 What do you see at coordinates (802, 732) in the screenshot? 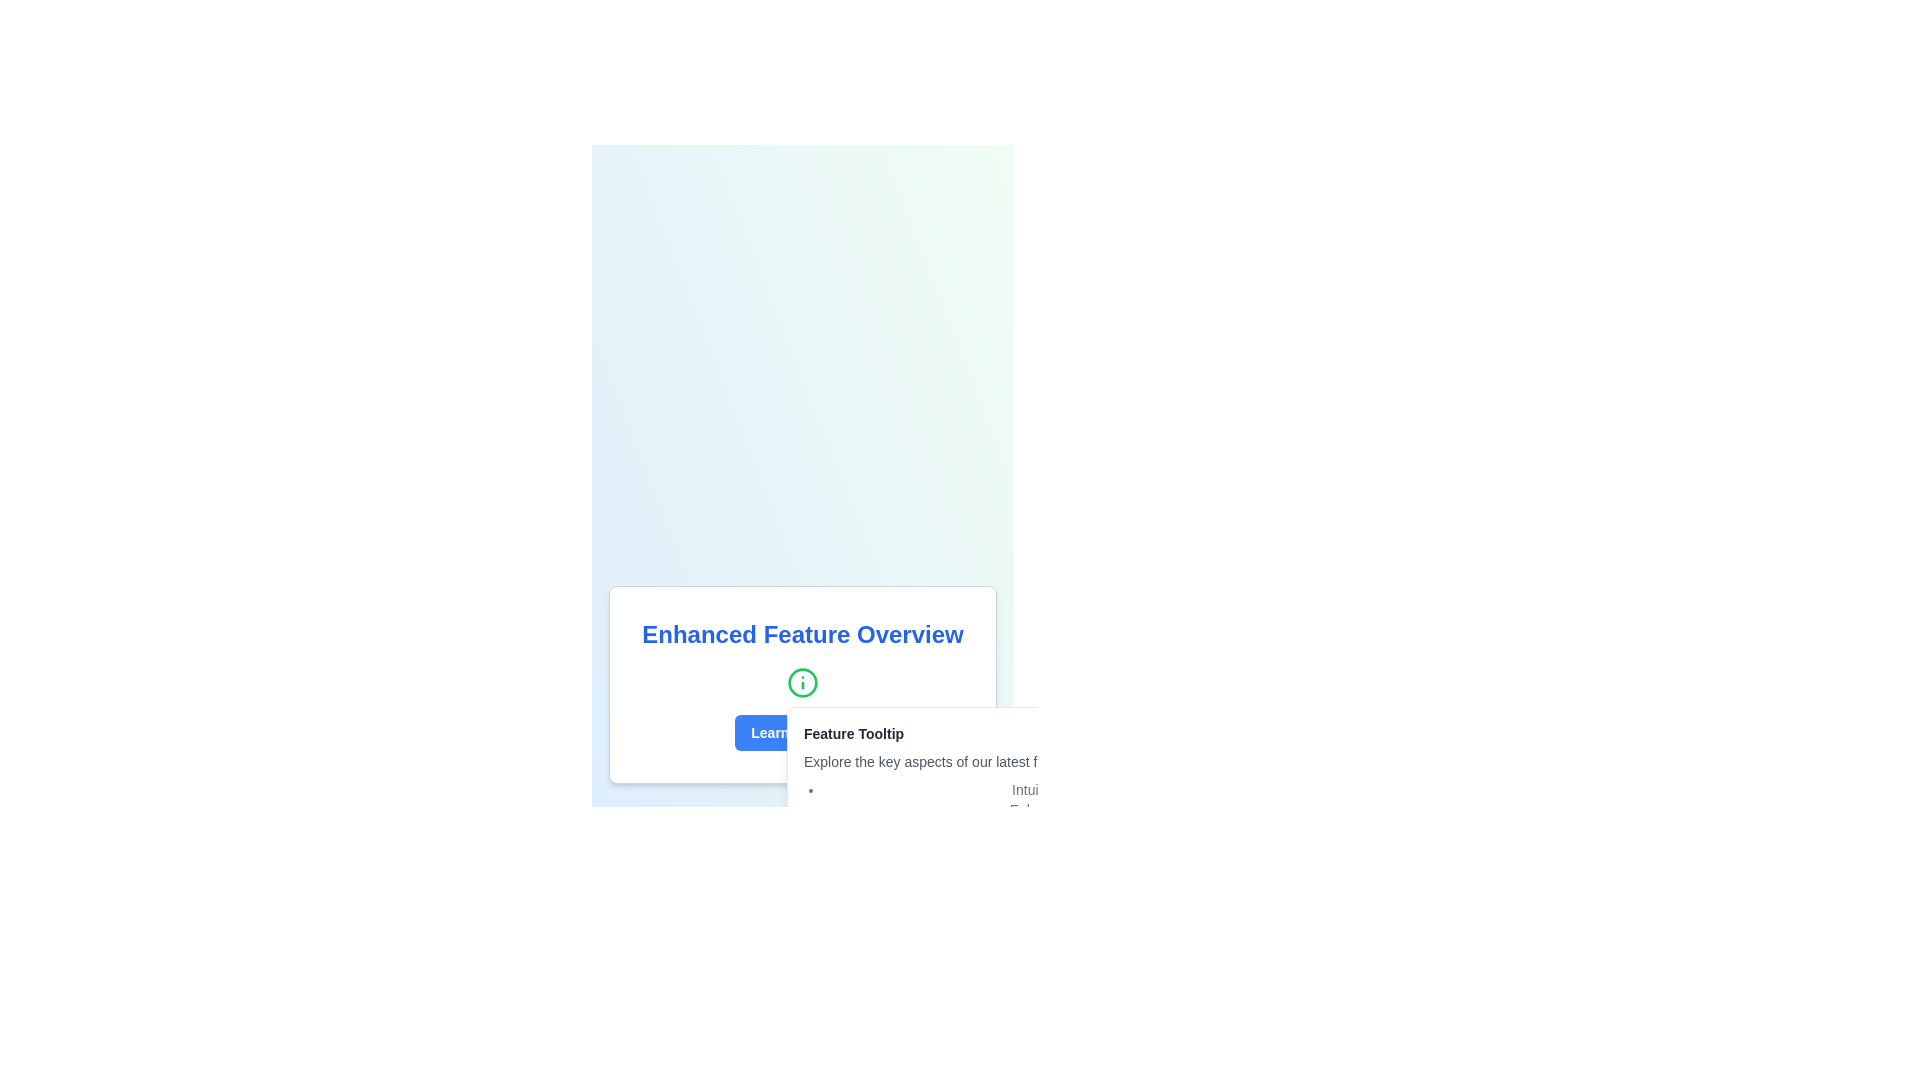
I see `'Learn More' button, which is a blue rectangular button with rounded corners located at the lower left corner of the 'Enhanced Feature Overview' card, using the browser tools` at bounding box center [802, 732].